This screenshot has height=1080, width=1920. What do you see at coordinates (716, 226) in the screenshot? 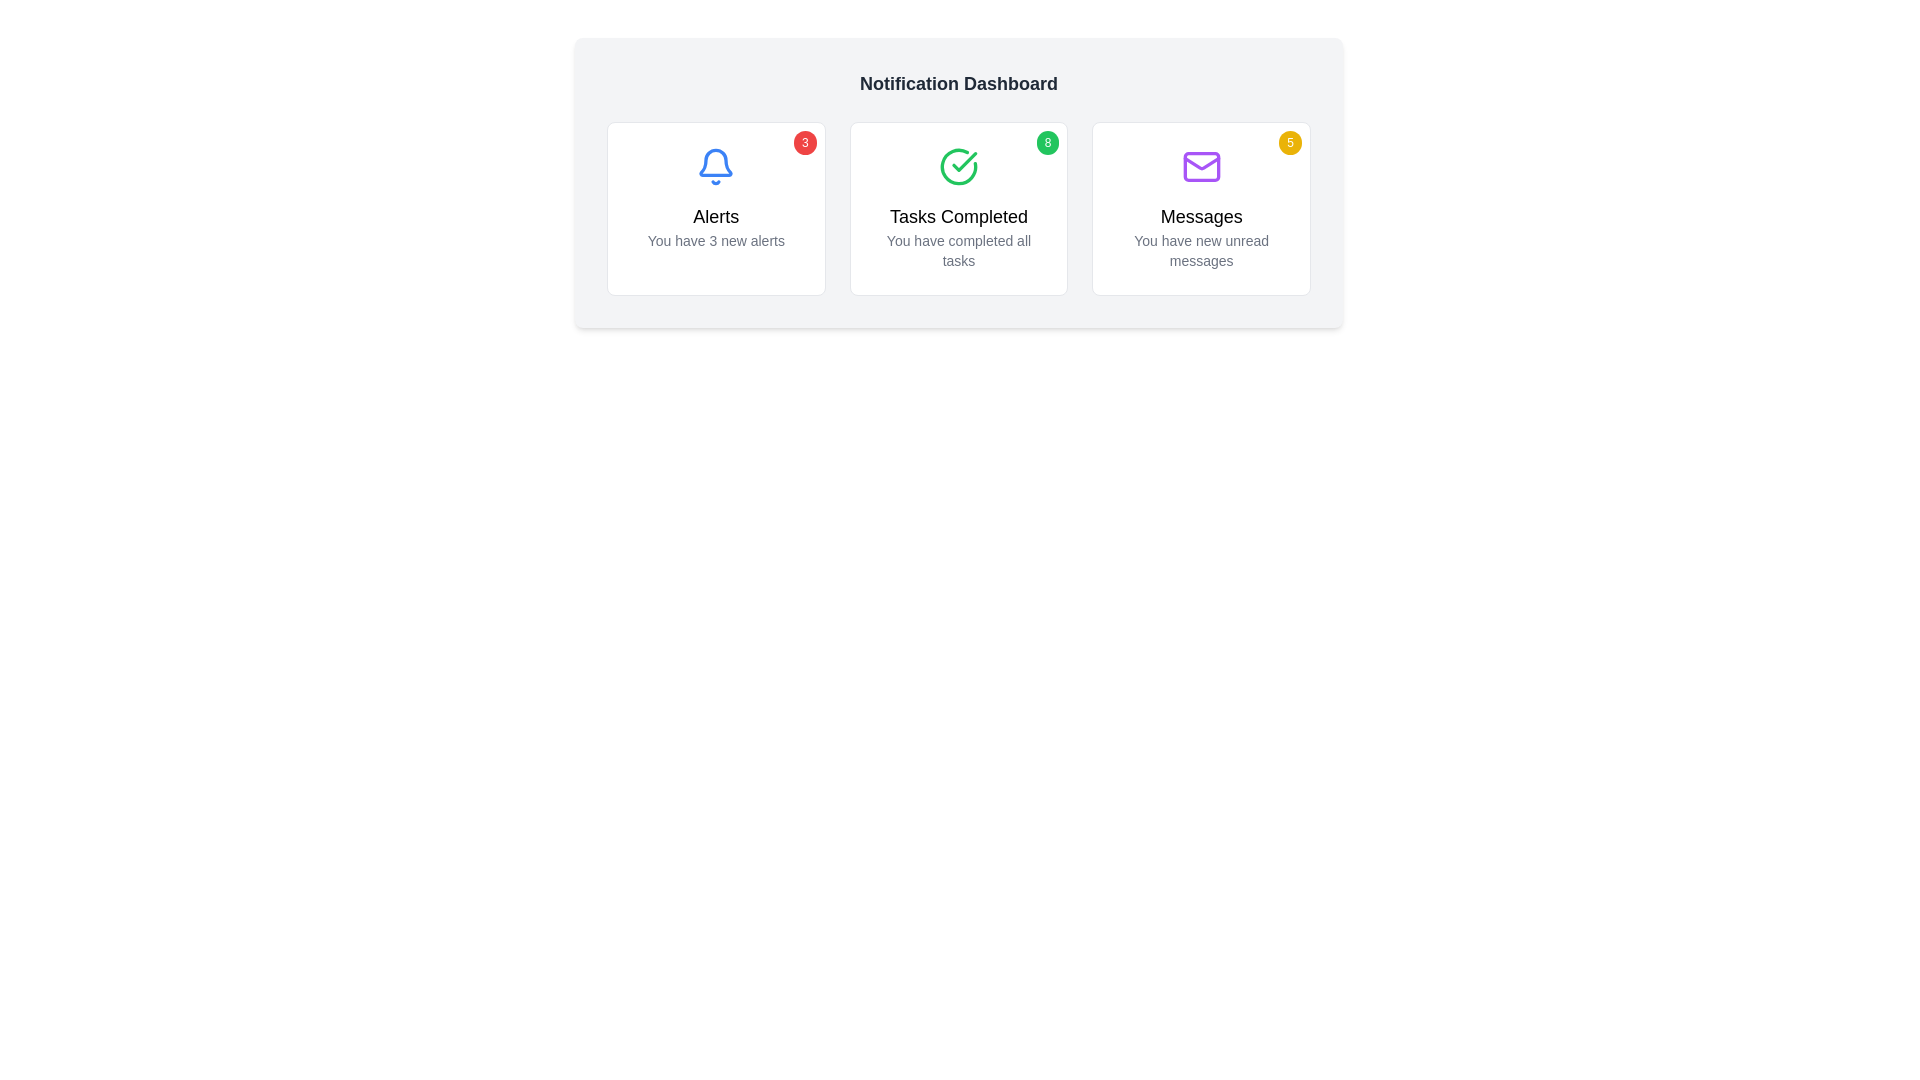
I see `the notification summary element located in the first column of the grid layout under the 'Notification Dashboard' header, which informs the user about new alerts` at bounding box center [716, 226].